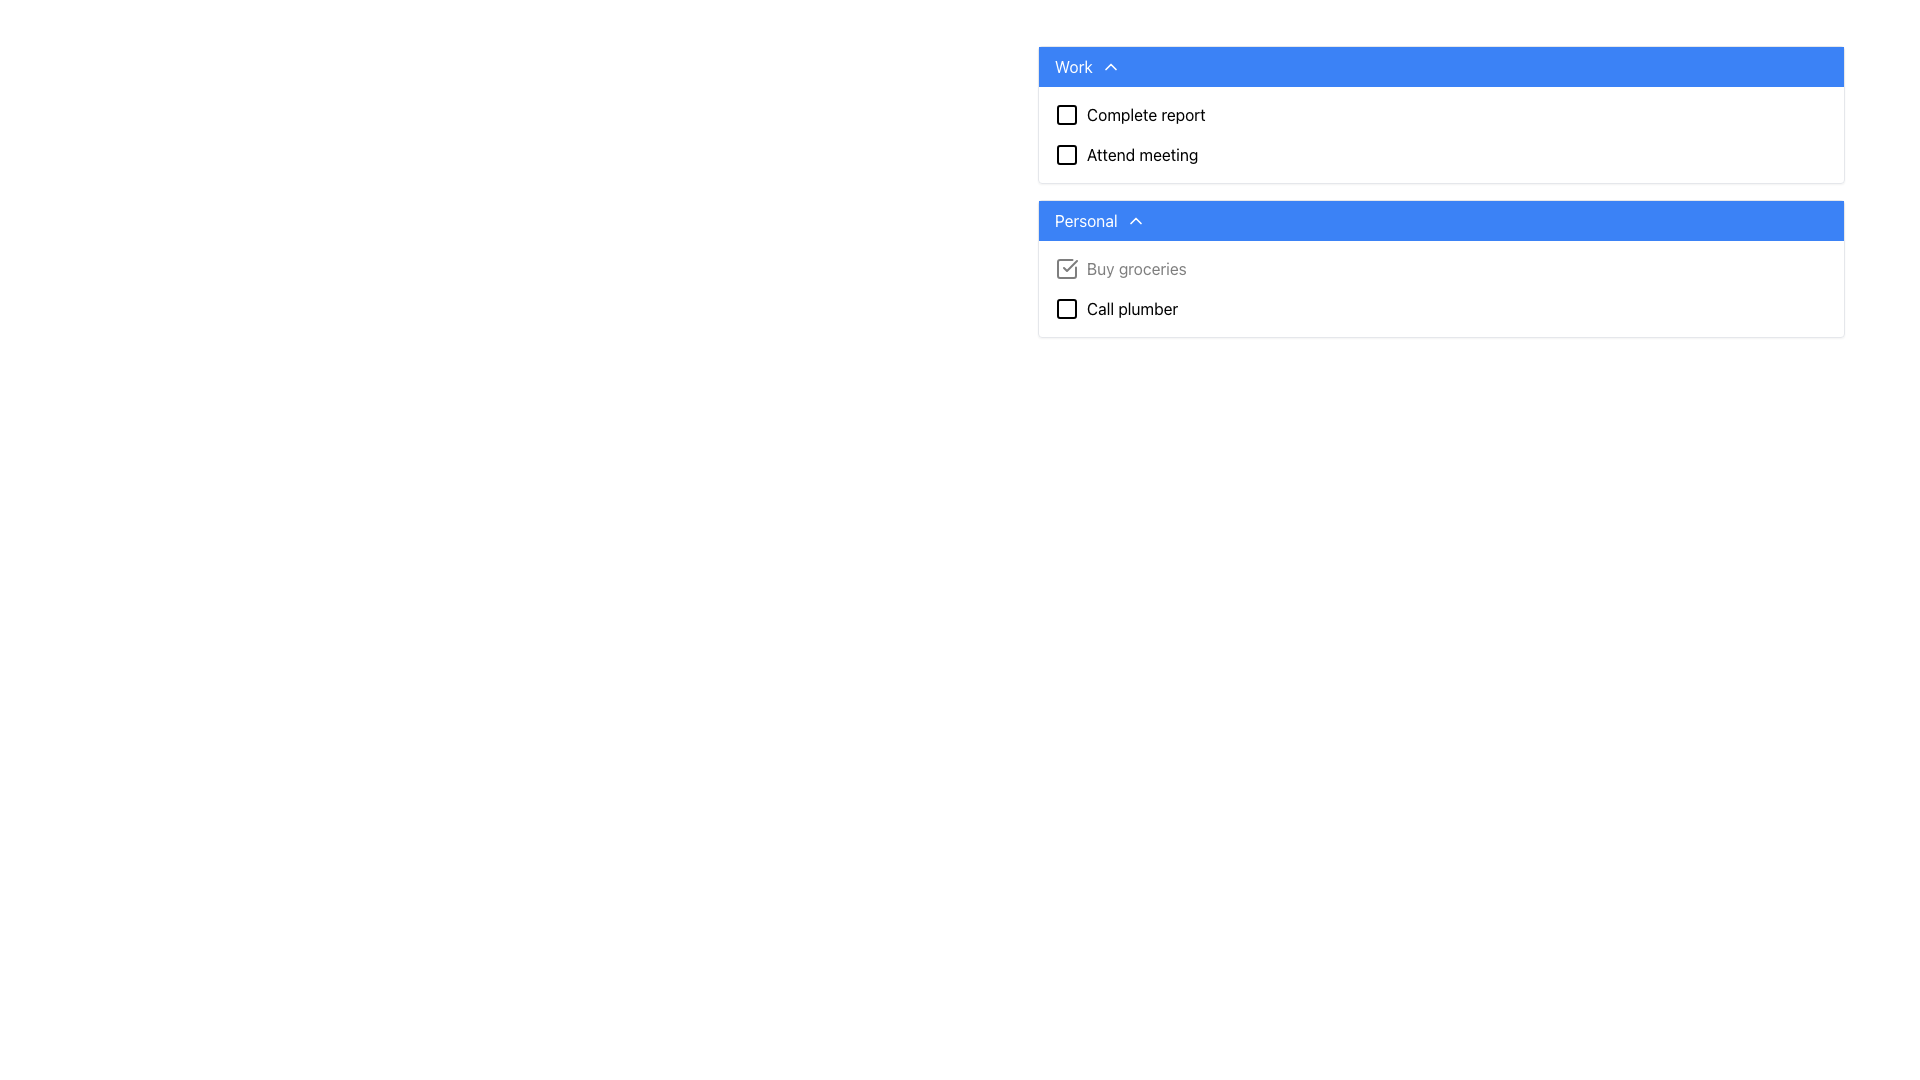 The image size is (1920, 1080). What do you see at coordinates (1441, 115) in the screenshot?
I see `on the checkbox labeled 'Complete report' in the 'Work' section` at bounding box center [1441, 115].